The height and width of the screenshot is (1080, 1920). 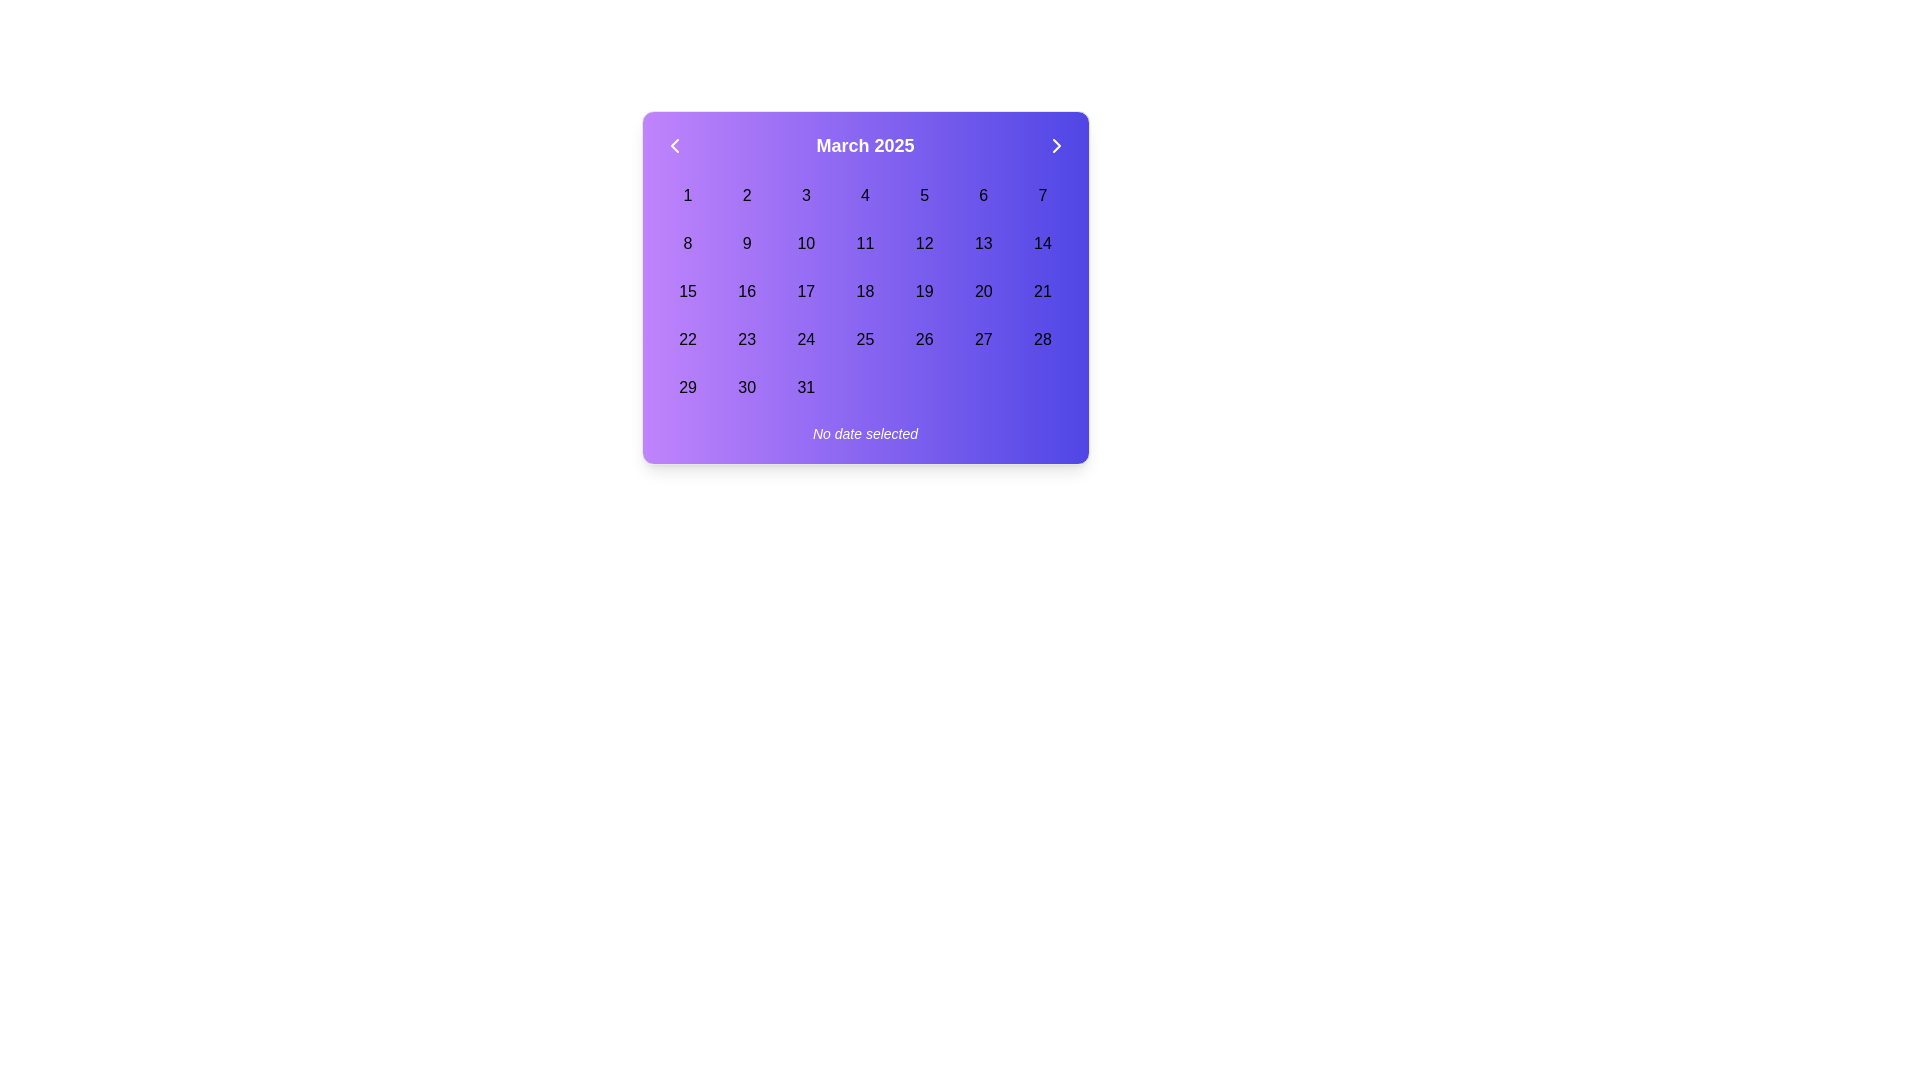 What do you see at coordinates (687, 292) in the screenshot?
I see `the circular button with a violet background and the text '15' centered within, located` at bounding box center [687, 292].